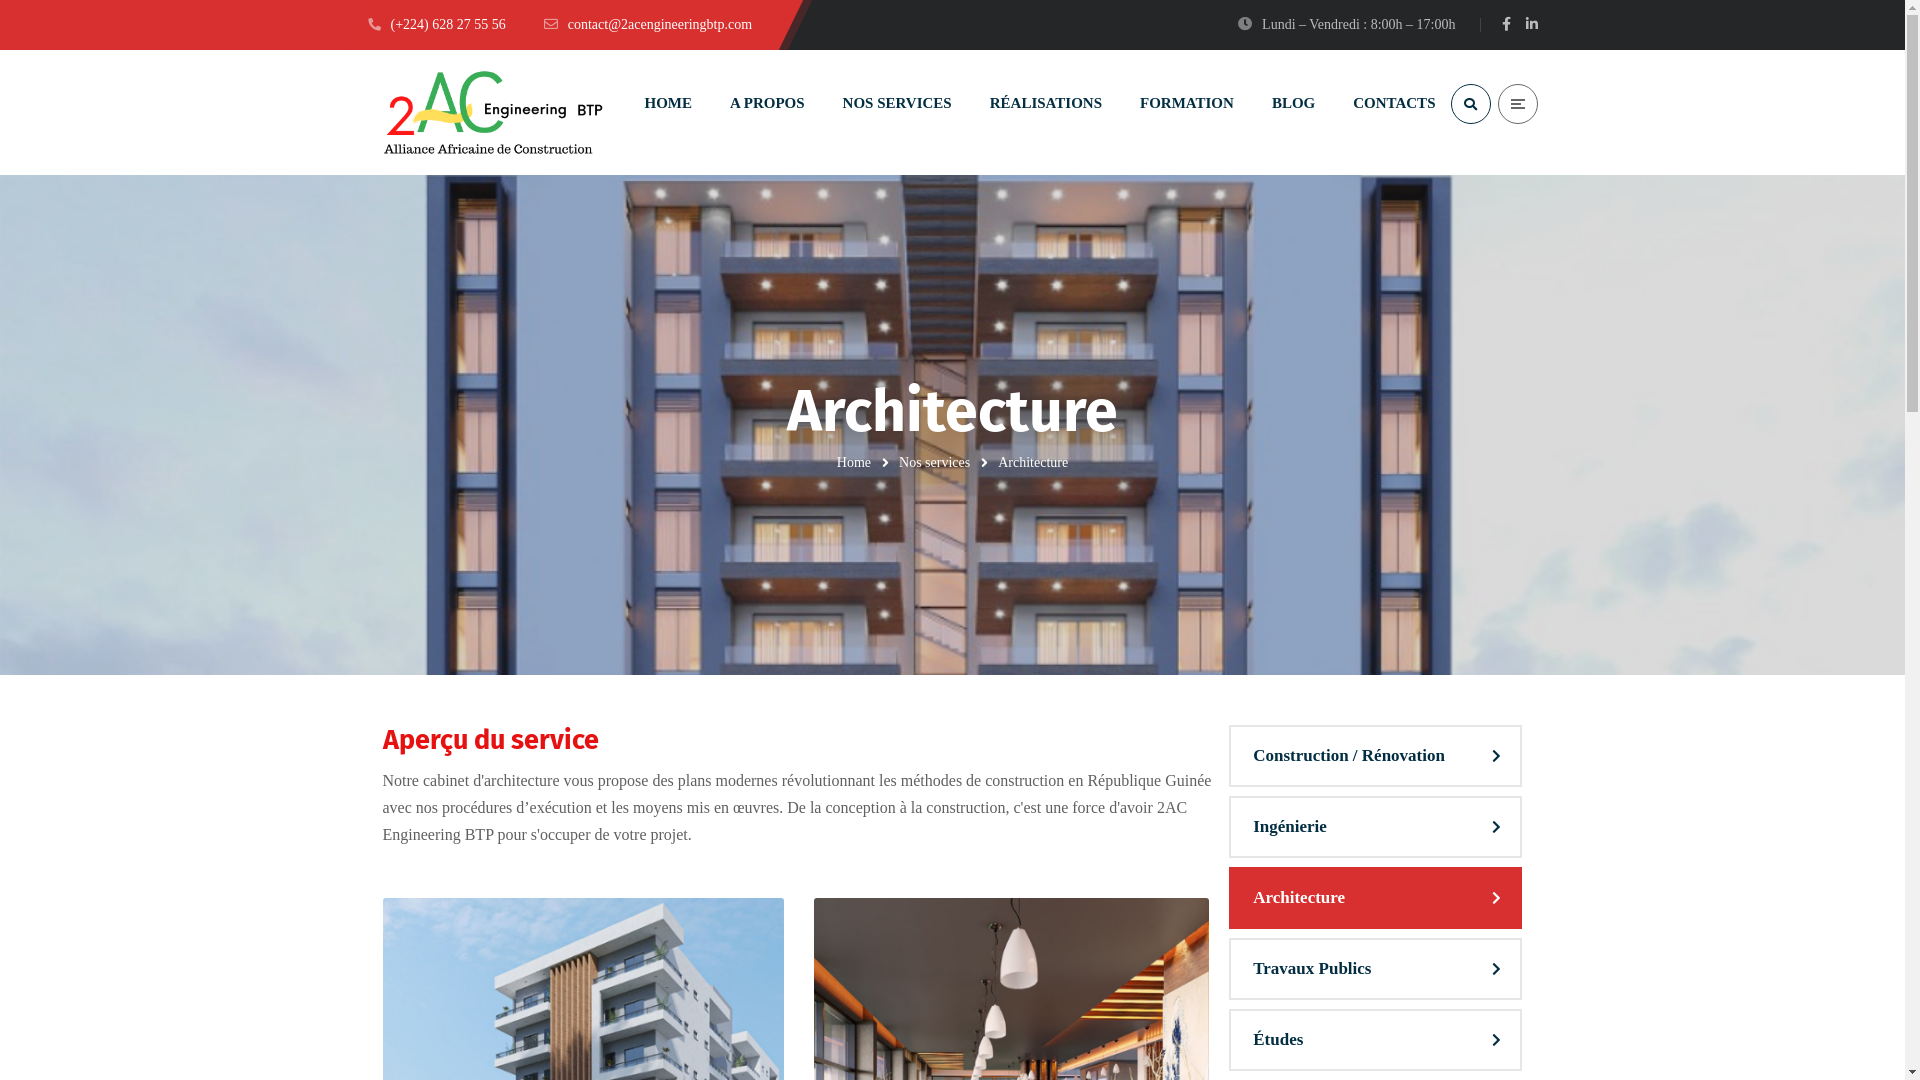  I want to click on '(+224) 628 27 55 56', so click(435, 24).